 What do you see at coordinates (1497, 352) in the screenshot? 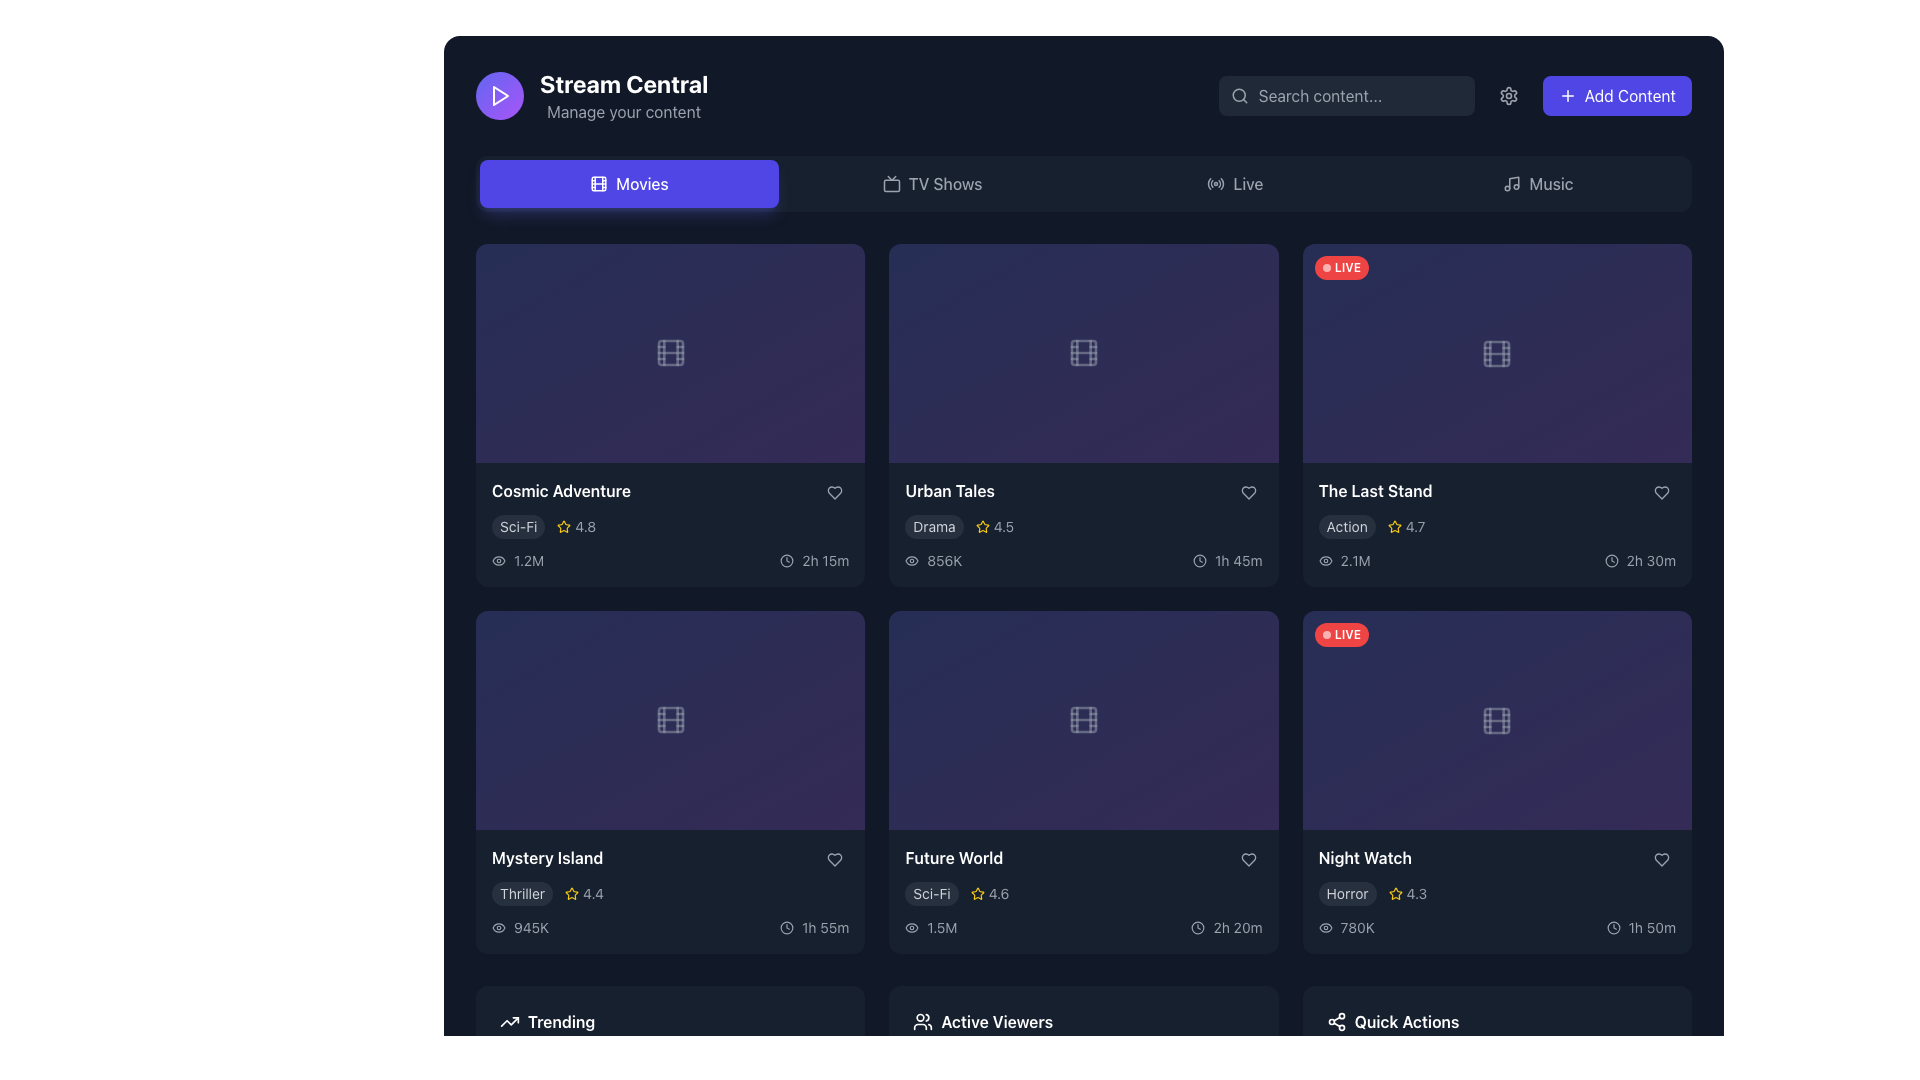
I see `on the 'LIVE' Content Card located in the top-right corner of the grid layout under the 'Movies' tab, which is the fourth card in the grid` at bounding box center [1497, 352].